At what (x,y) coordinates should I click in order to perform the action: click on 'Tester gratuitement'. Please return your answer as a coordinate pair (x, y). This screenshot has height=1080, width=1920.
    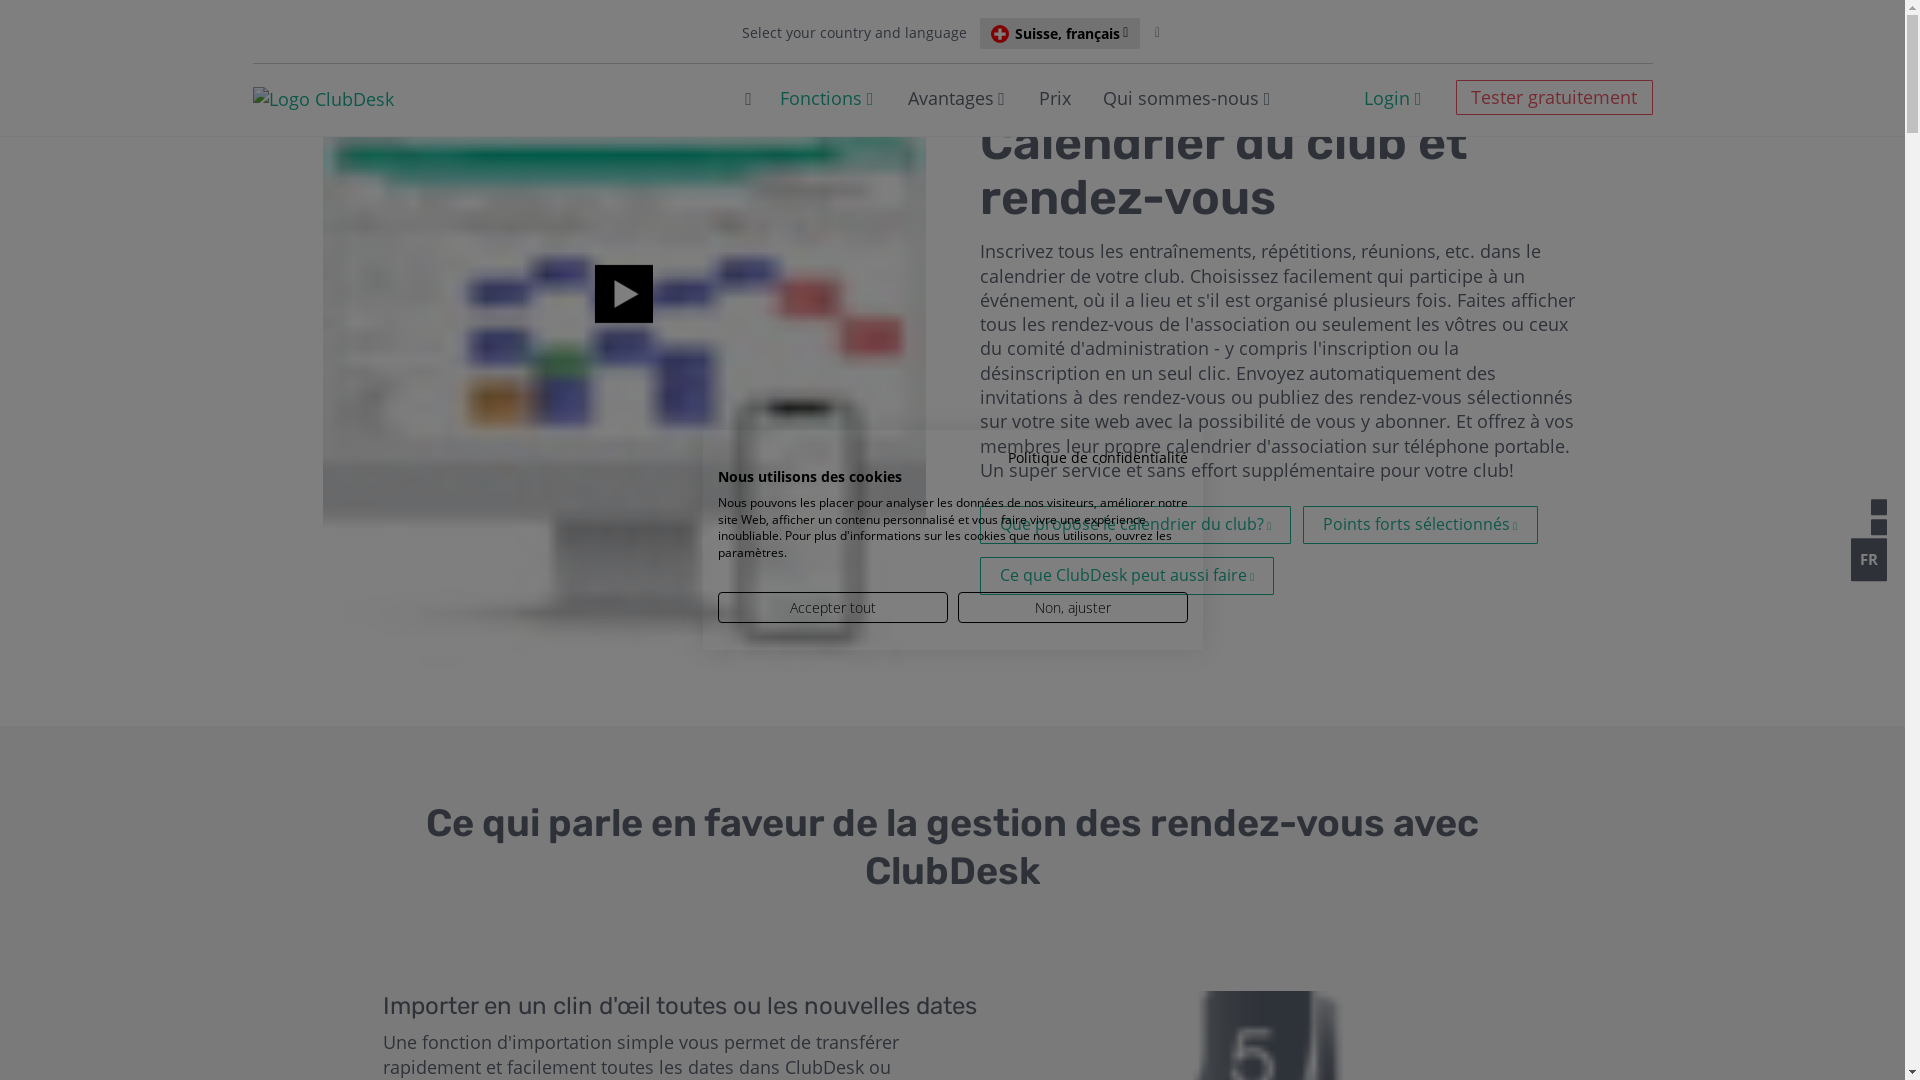
    Looking at the image, I should click on (1455, 97).